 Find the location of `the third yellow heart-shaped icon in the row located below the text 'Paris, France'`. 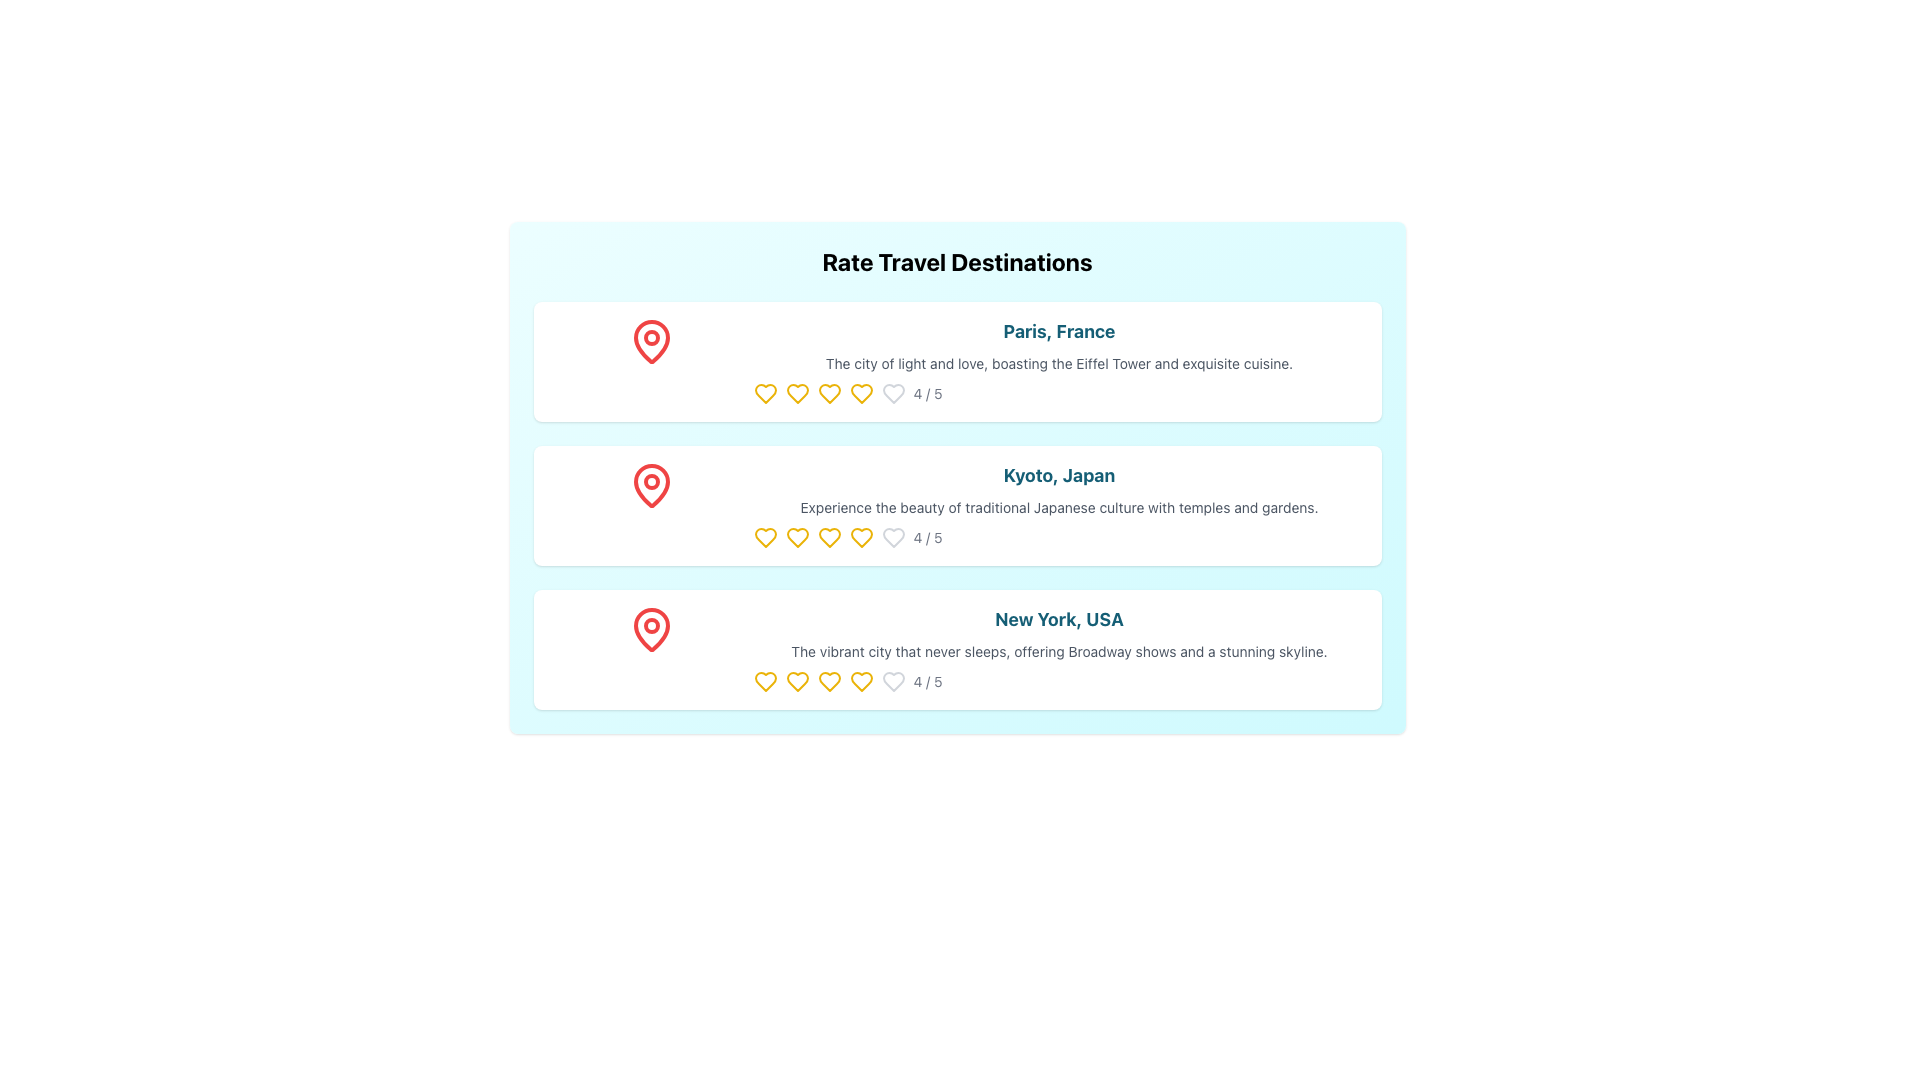

the third yellow heart-shaped icon in the row located below the text 'Paris, France' is located at coordinates (796, 393).